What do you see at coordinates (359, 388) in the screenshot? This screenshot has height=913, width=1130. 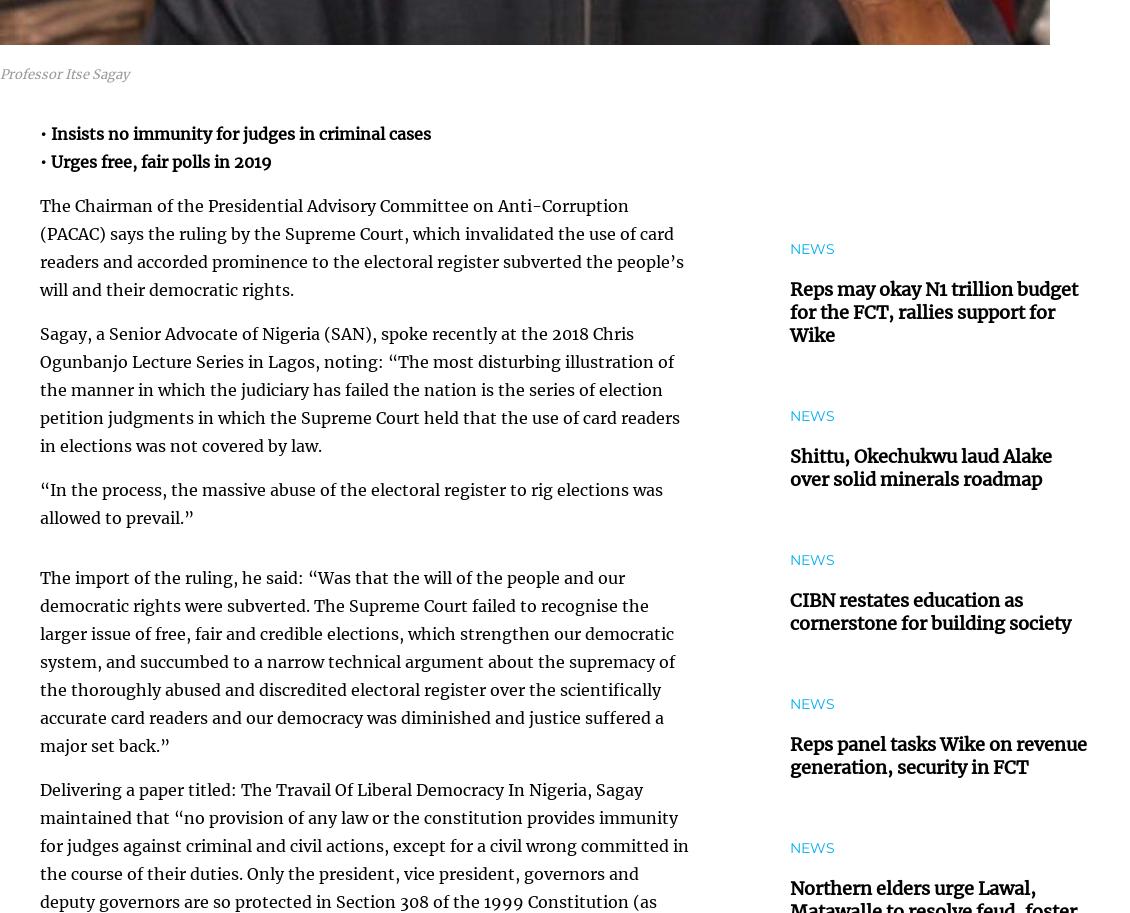 I see `'Sagay, a Senior Advocate of Nigeria (SAN), spoke recently at the 2018 Chris Ogunbanjo Lecture Series in Lagos, noting: “The most disturbing illustration of the manner in which the judiciary has failed the nation is the series of election petition judgments in which the Supreme Court held that the use of card readers in elections was not covered by law.'` at bounding box center [359, 388].